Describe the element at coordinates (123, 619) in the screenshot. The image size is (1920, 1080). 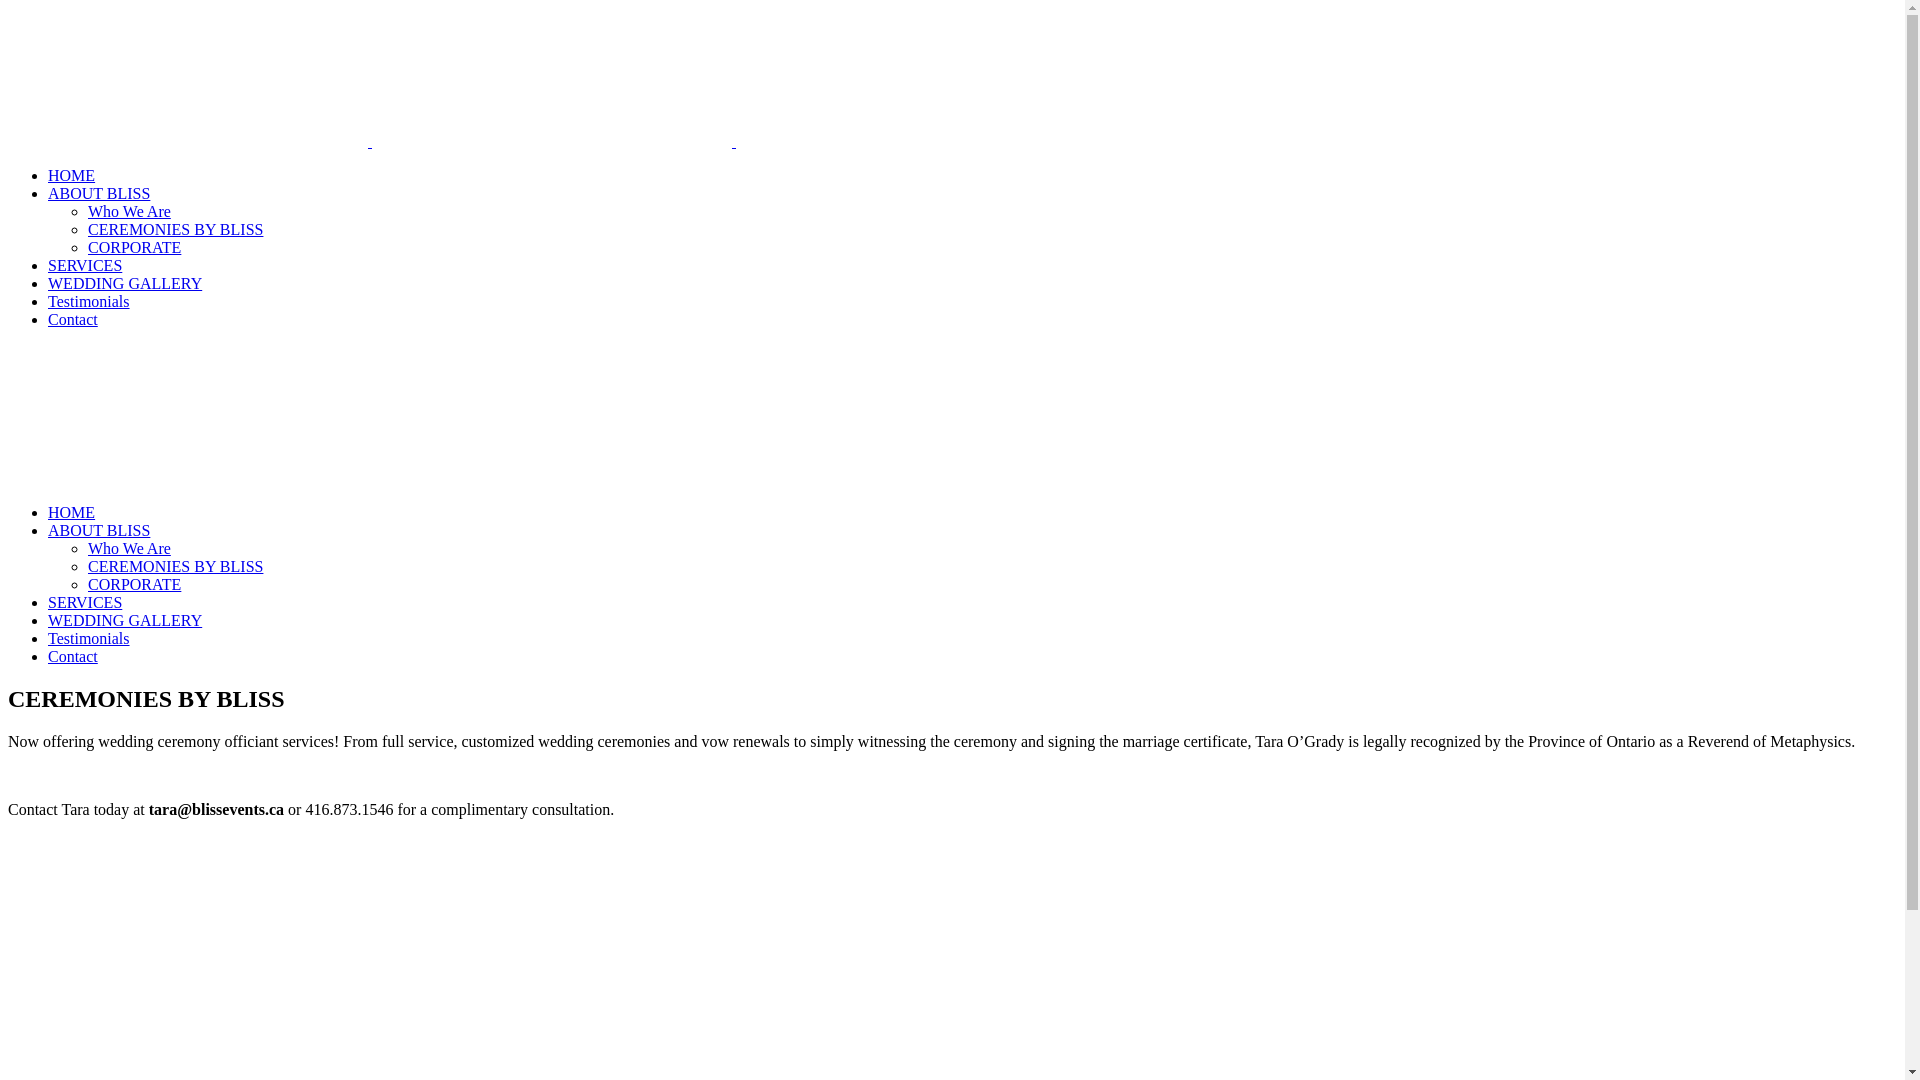
I see `'WEDDING GALLERY'` at that location.